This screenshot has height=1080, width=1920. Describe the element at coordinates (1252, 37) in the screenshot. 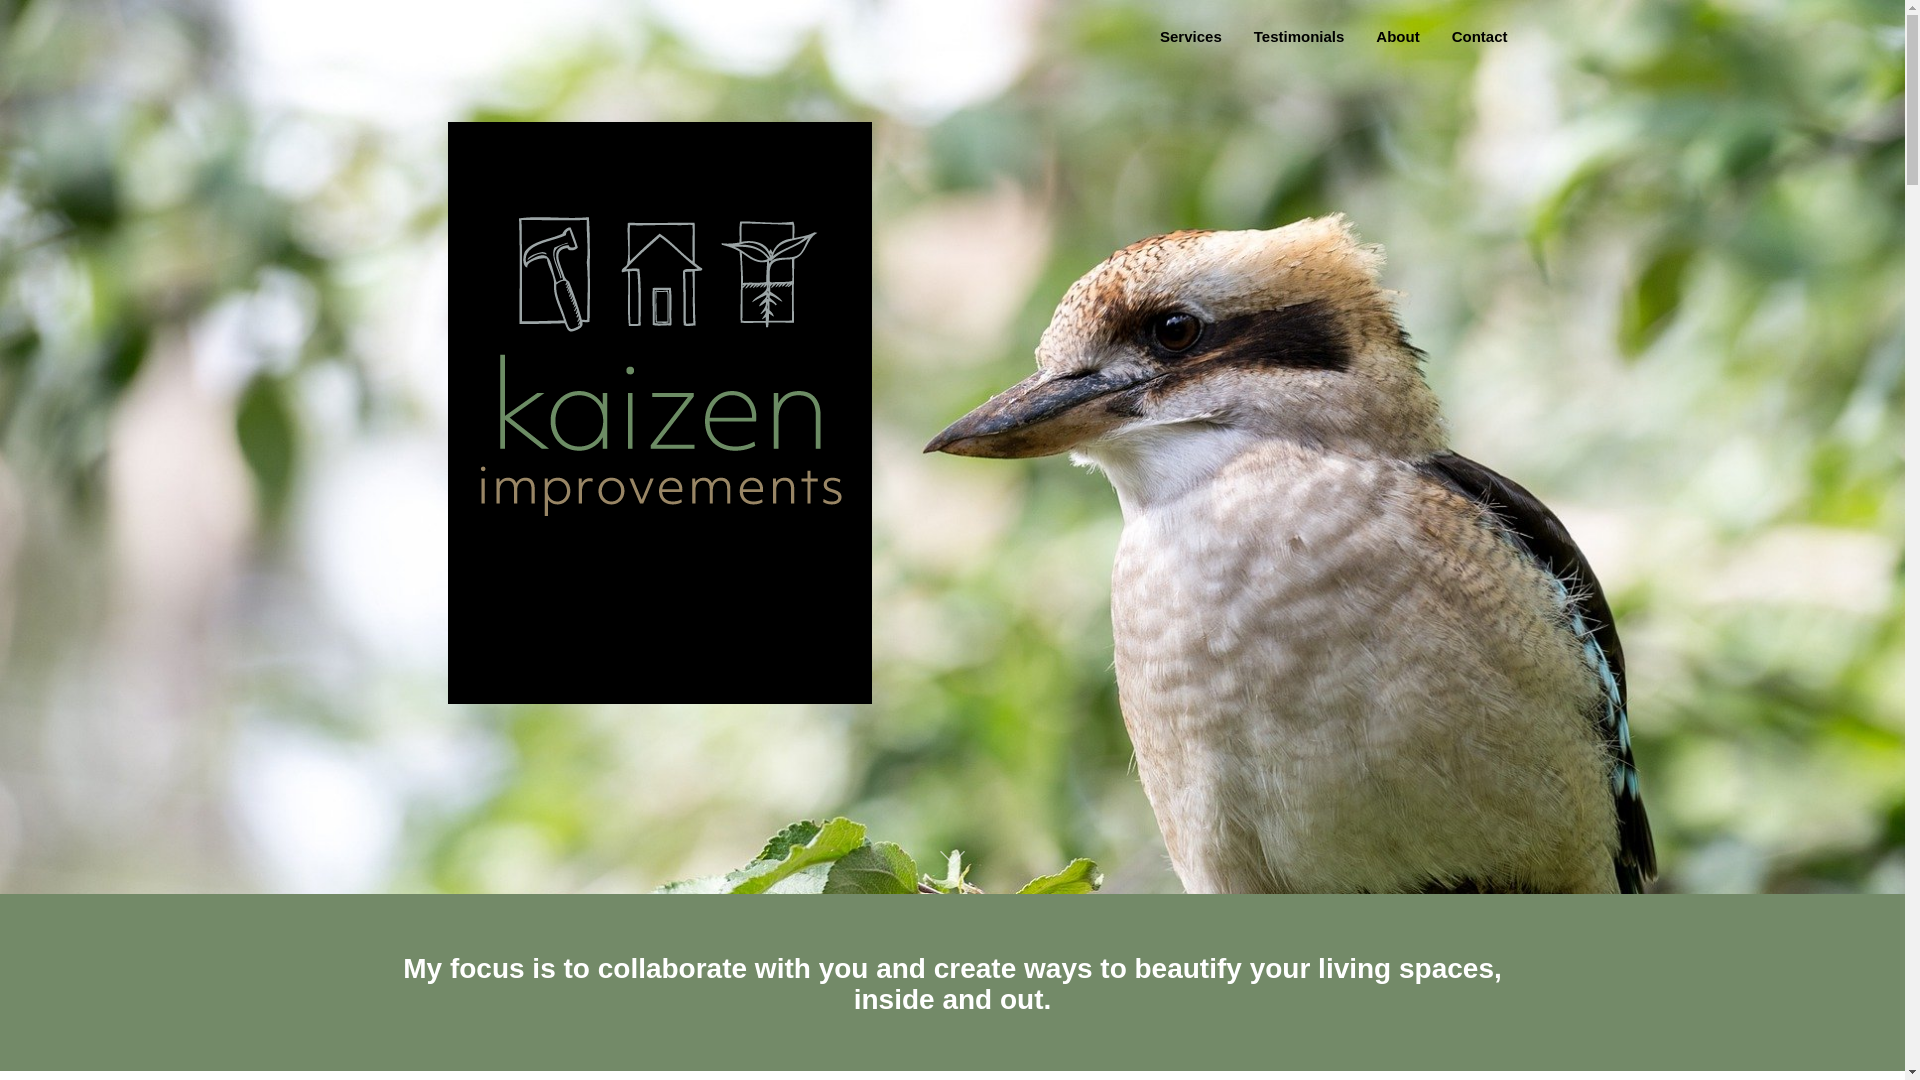

I see `'Testimonials'` at that location.